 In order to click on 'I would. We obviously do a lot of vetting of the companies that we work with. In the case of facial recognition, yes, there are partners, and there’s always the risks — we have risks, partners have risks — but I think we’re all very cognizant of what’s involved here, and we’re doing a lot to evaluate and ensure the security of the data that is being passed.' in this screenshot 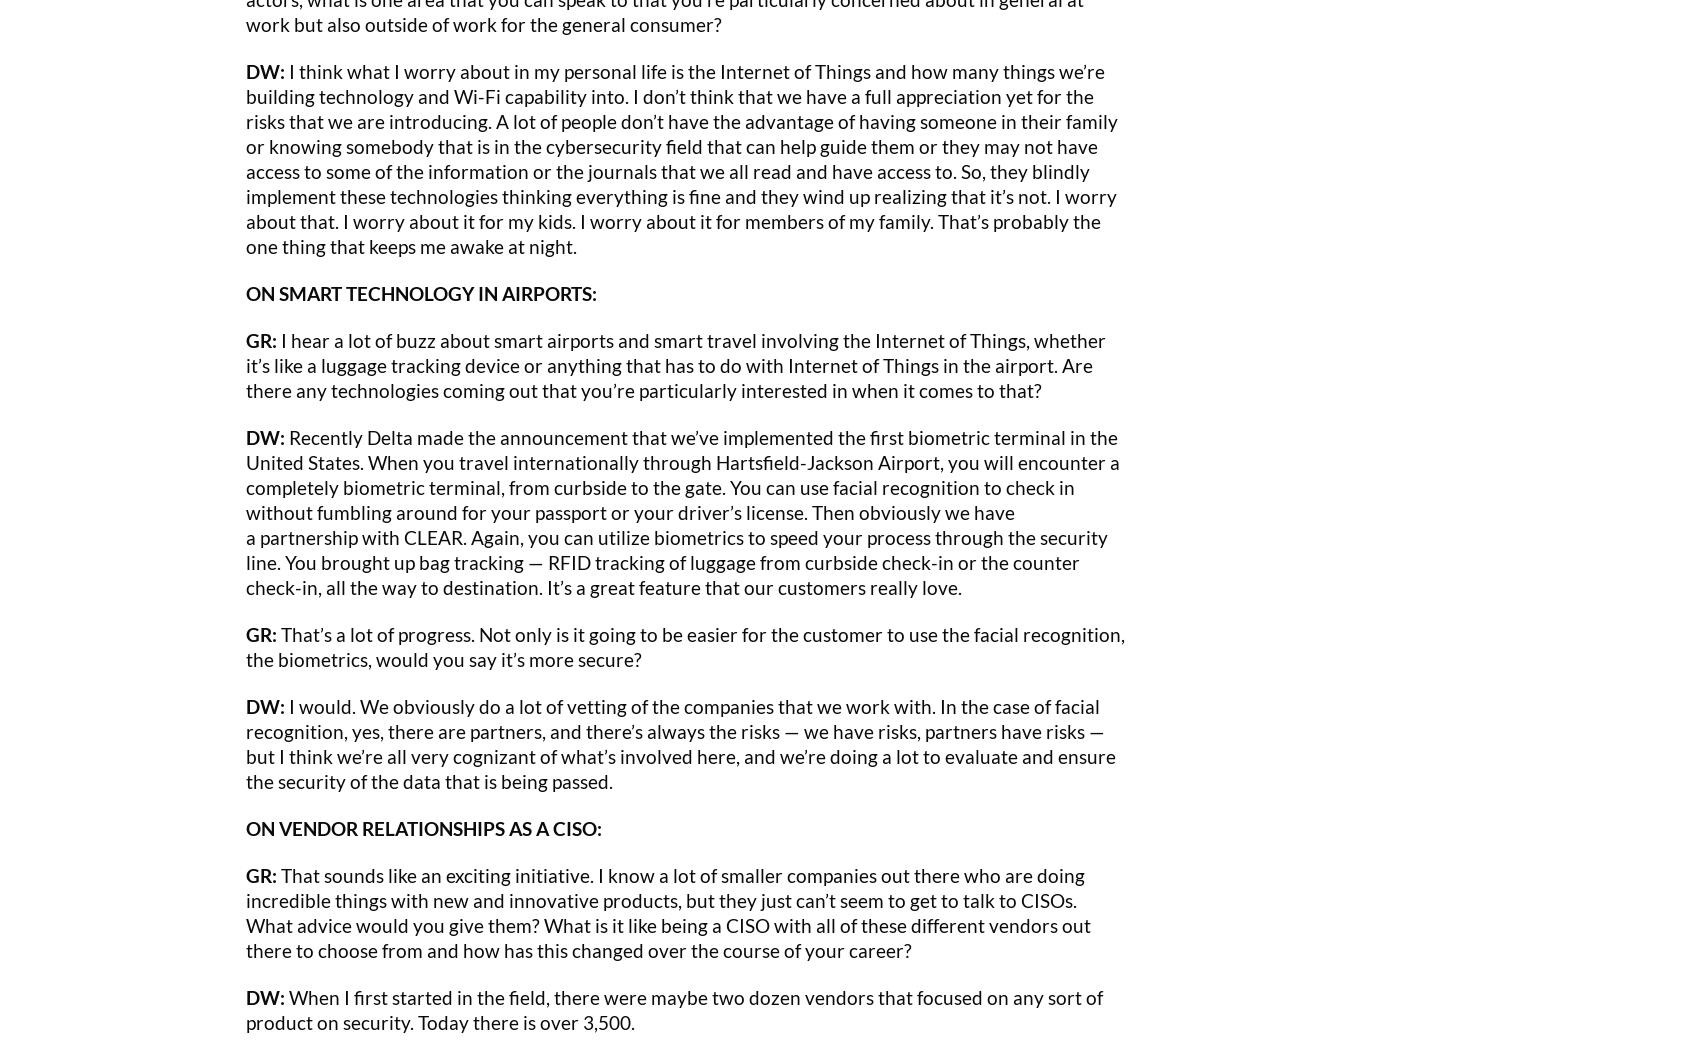, I will do `click(681, 742)`.